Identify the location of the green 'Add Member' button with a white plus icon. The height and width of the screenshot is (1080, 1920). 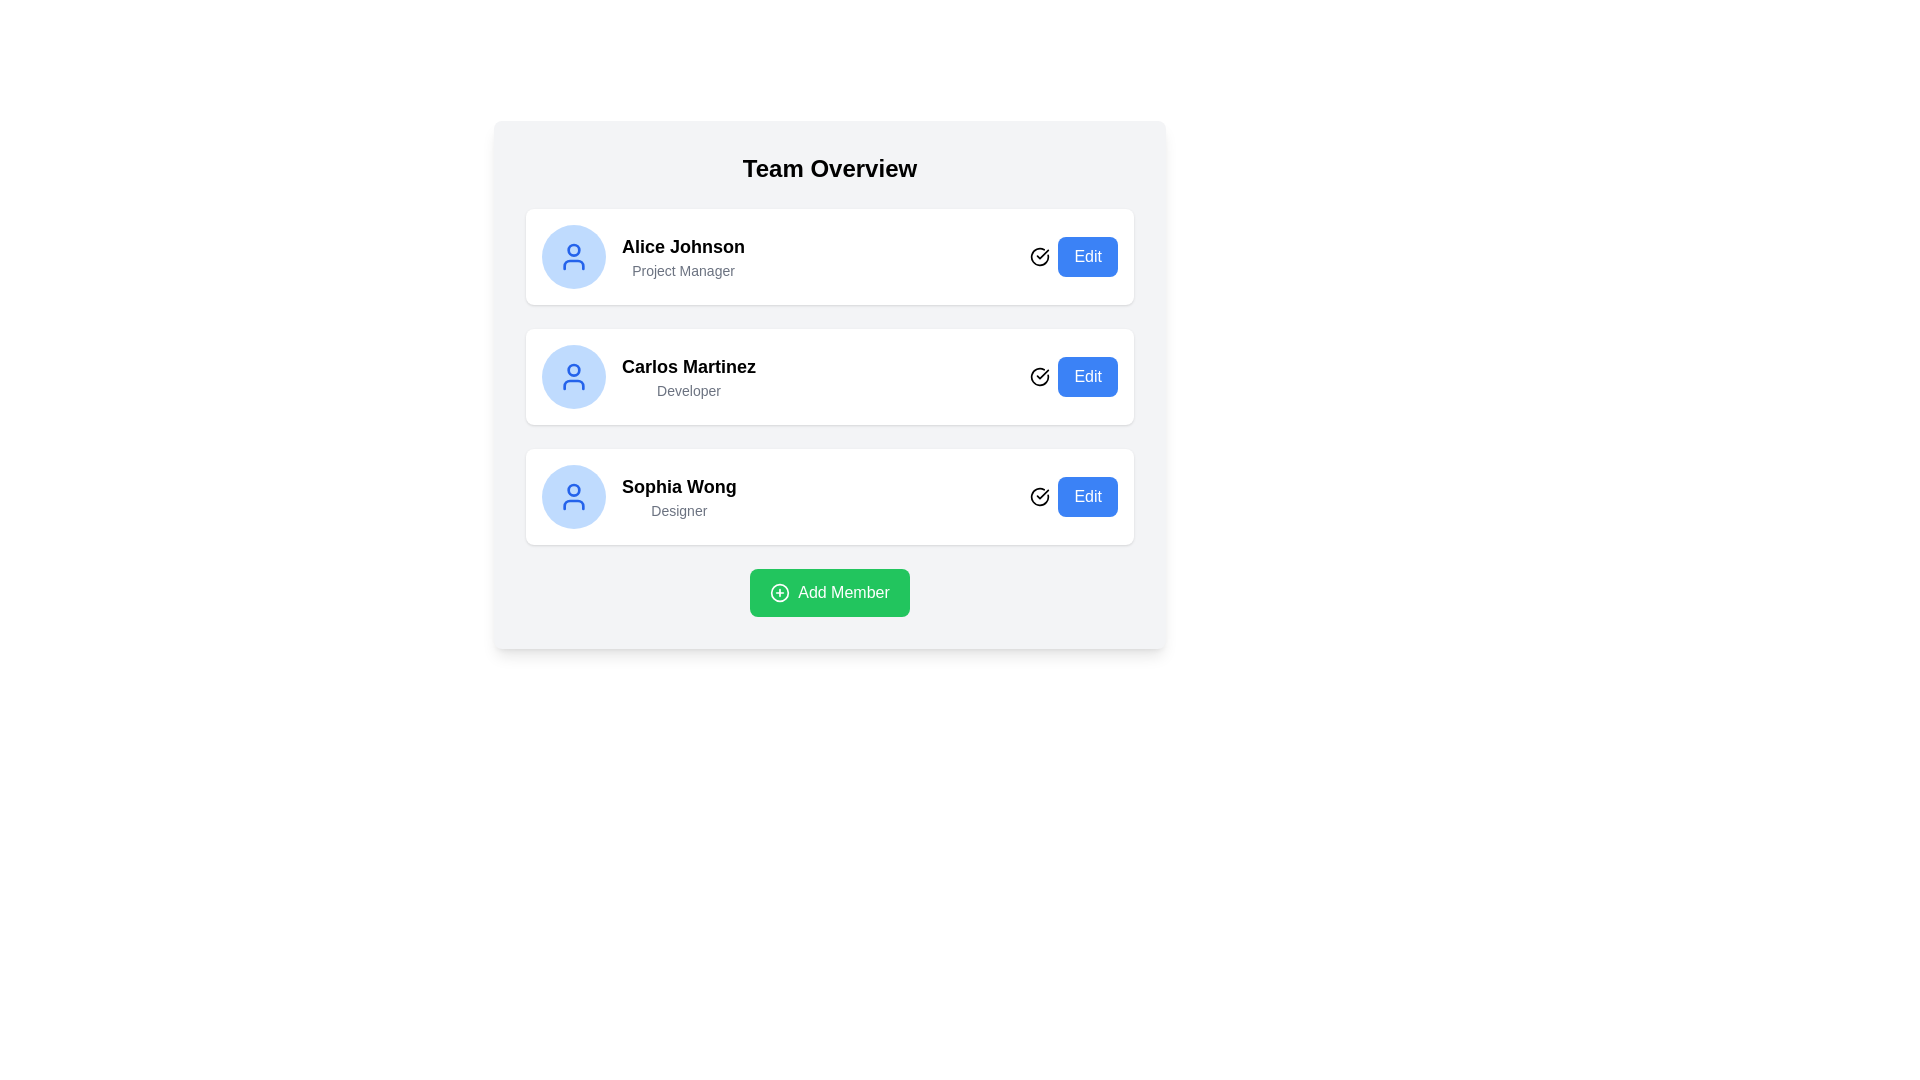
(830, 592).